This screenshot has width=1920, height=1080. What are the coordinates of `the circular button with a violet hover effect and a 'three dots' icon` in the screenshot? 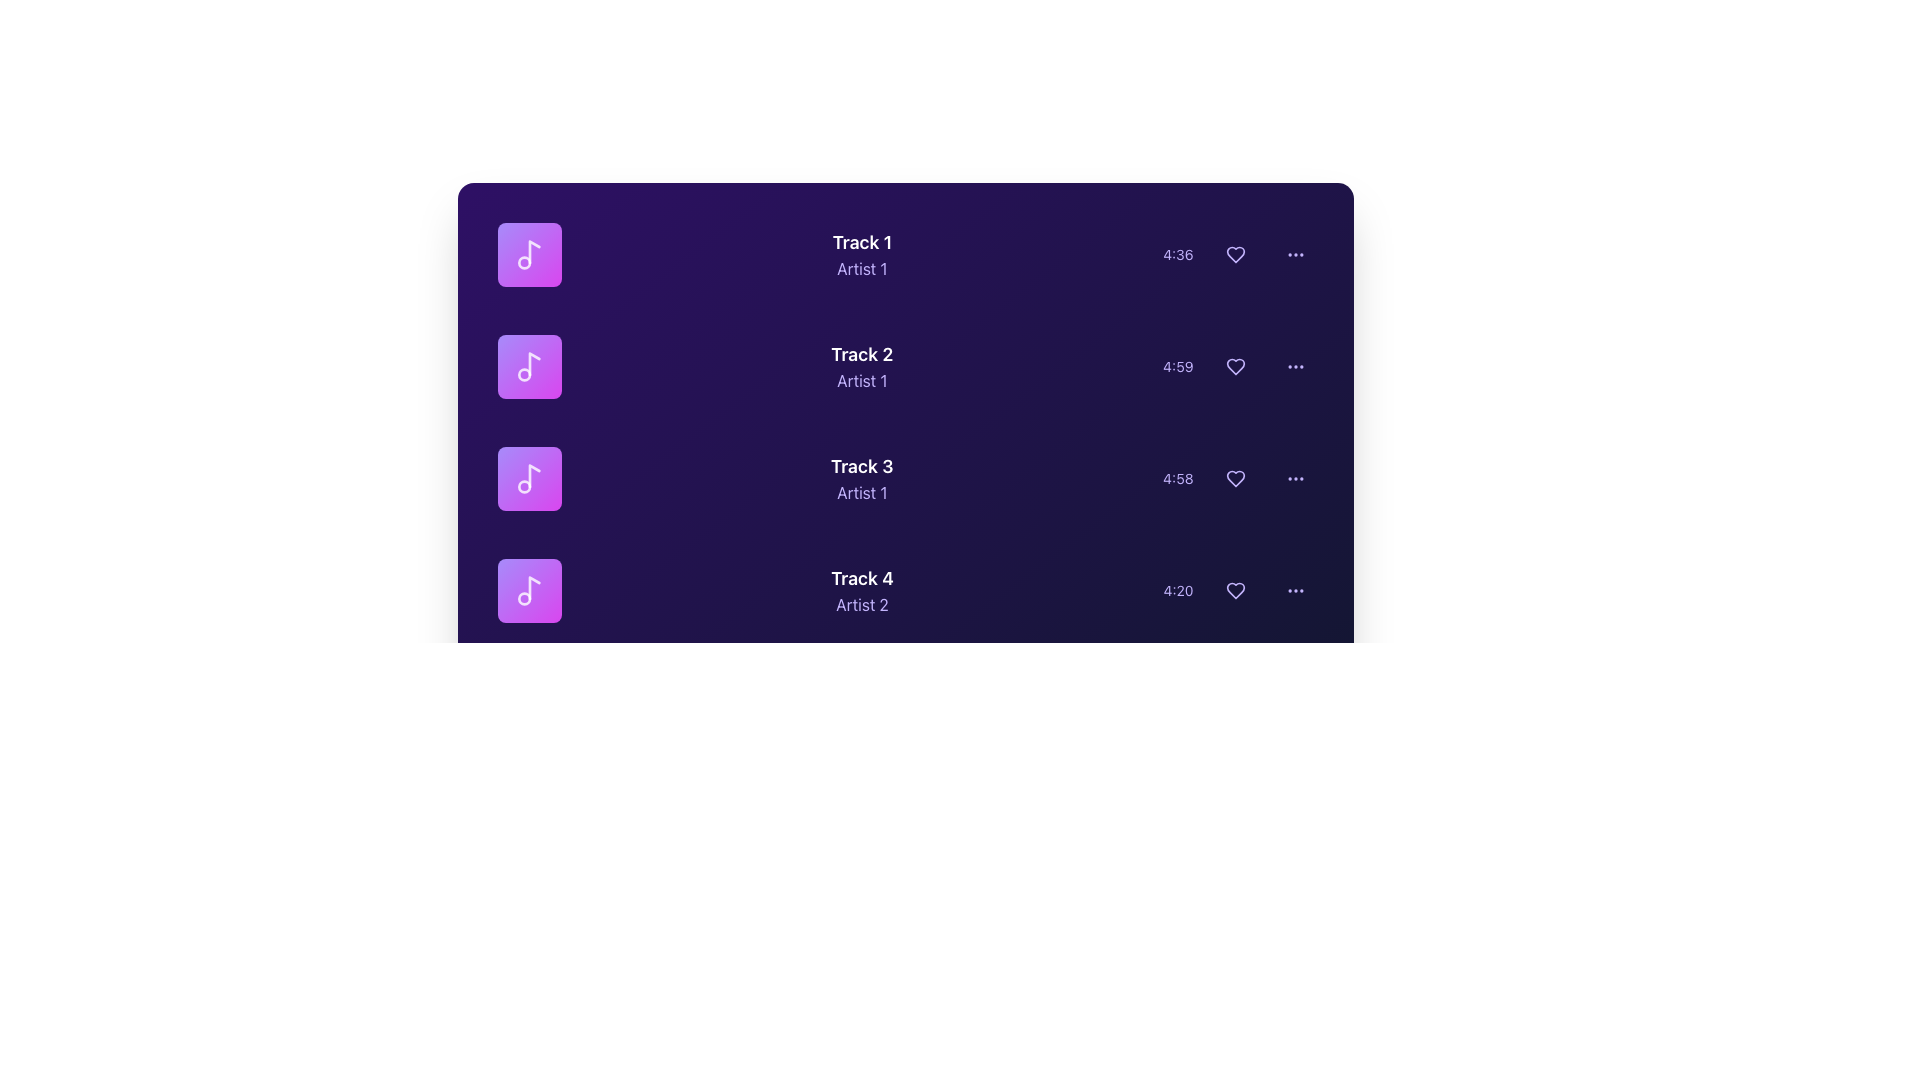 It's located at (1295, 478).